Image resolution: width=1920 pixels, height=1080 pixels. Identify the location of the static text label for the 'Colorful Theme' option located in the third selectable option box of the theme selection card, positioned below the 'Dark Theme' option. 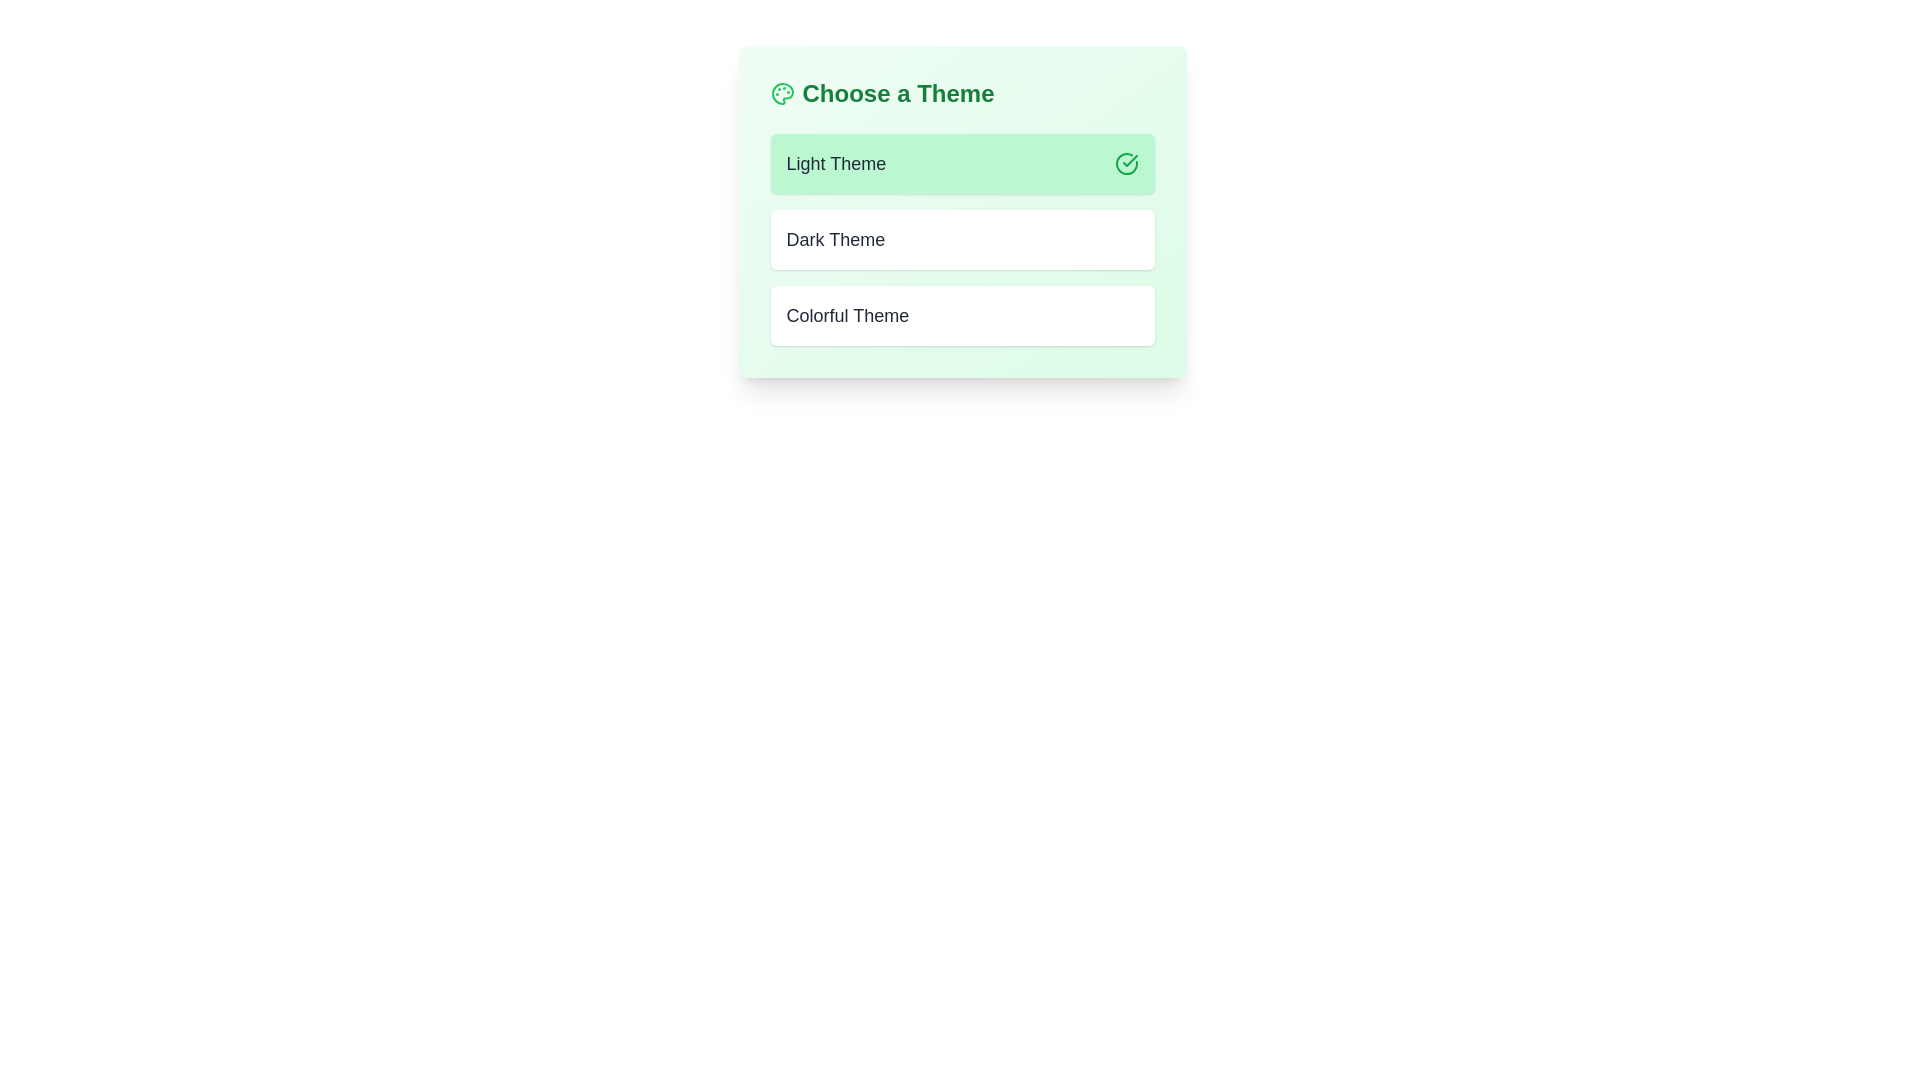
(847, 315).